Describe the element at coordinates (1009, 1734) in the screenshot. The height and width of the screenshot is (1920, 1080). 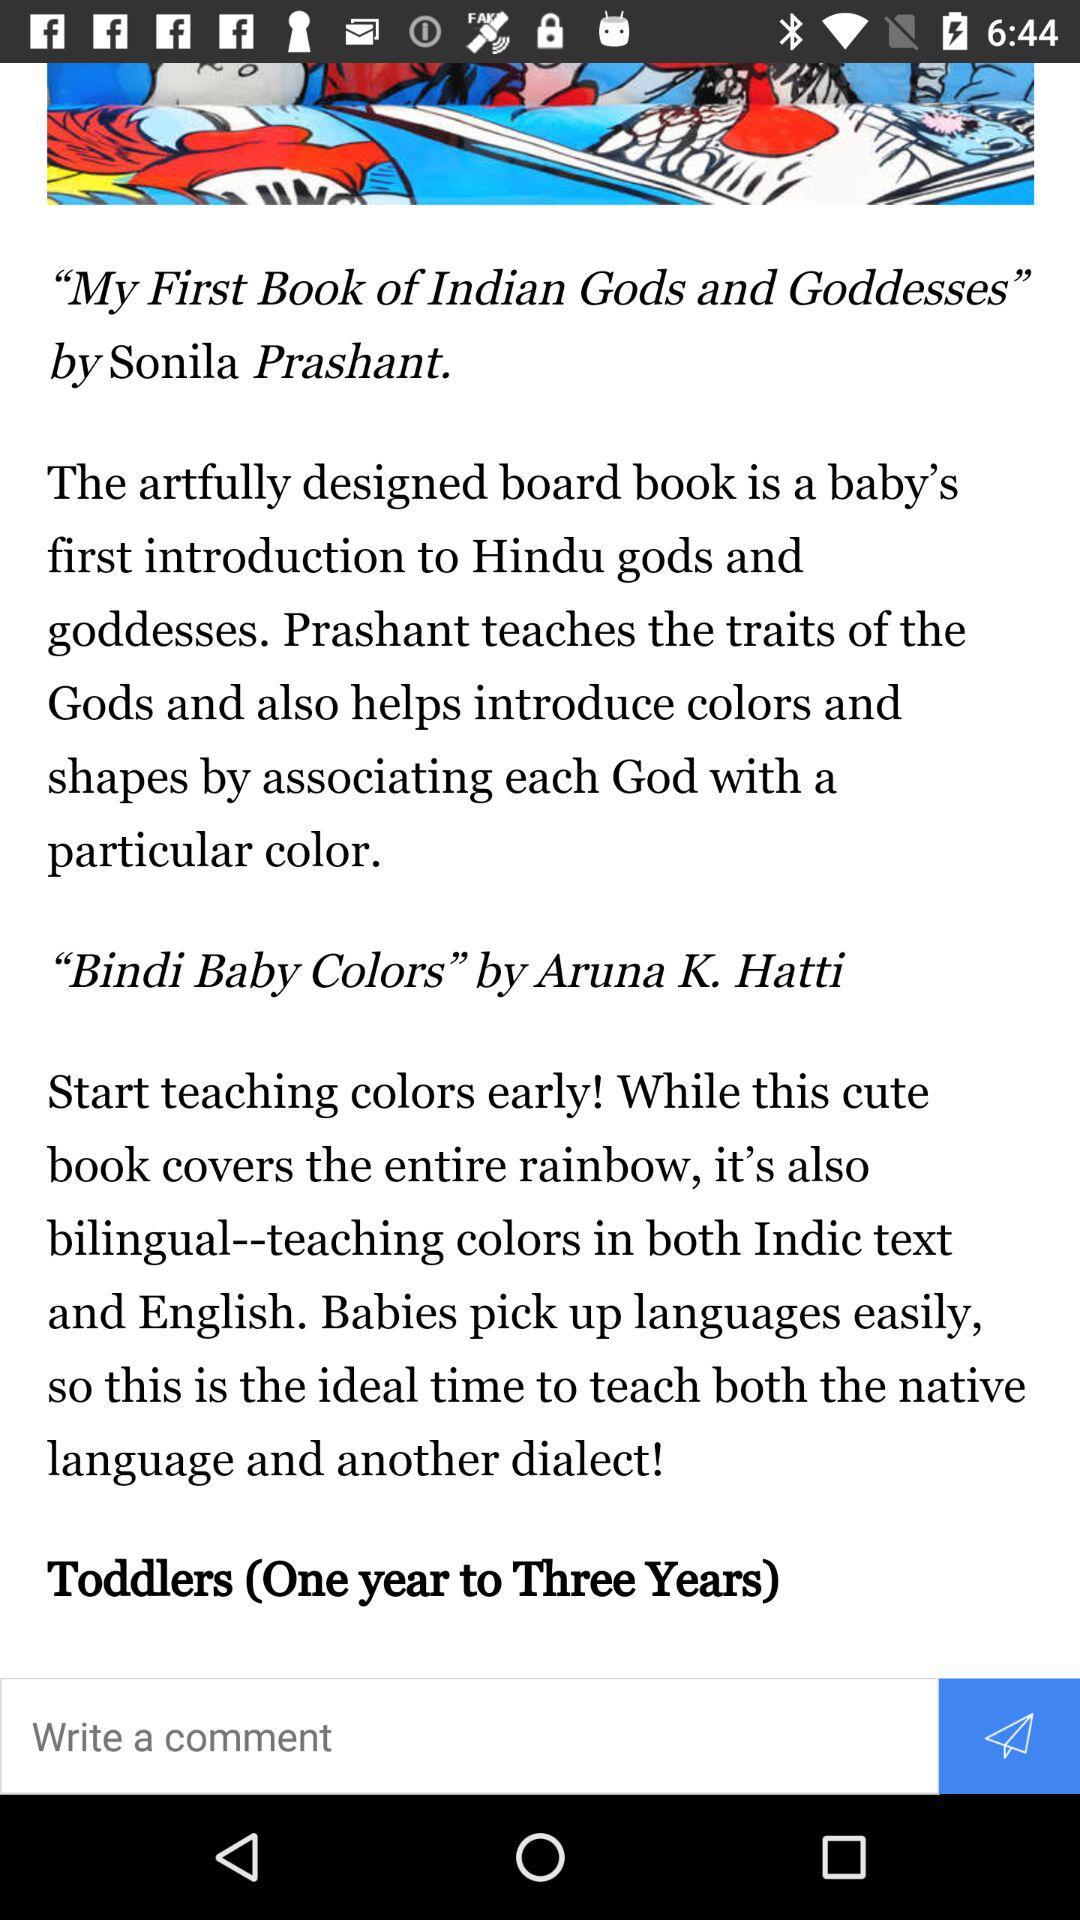
I see `send comment` at that location.